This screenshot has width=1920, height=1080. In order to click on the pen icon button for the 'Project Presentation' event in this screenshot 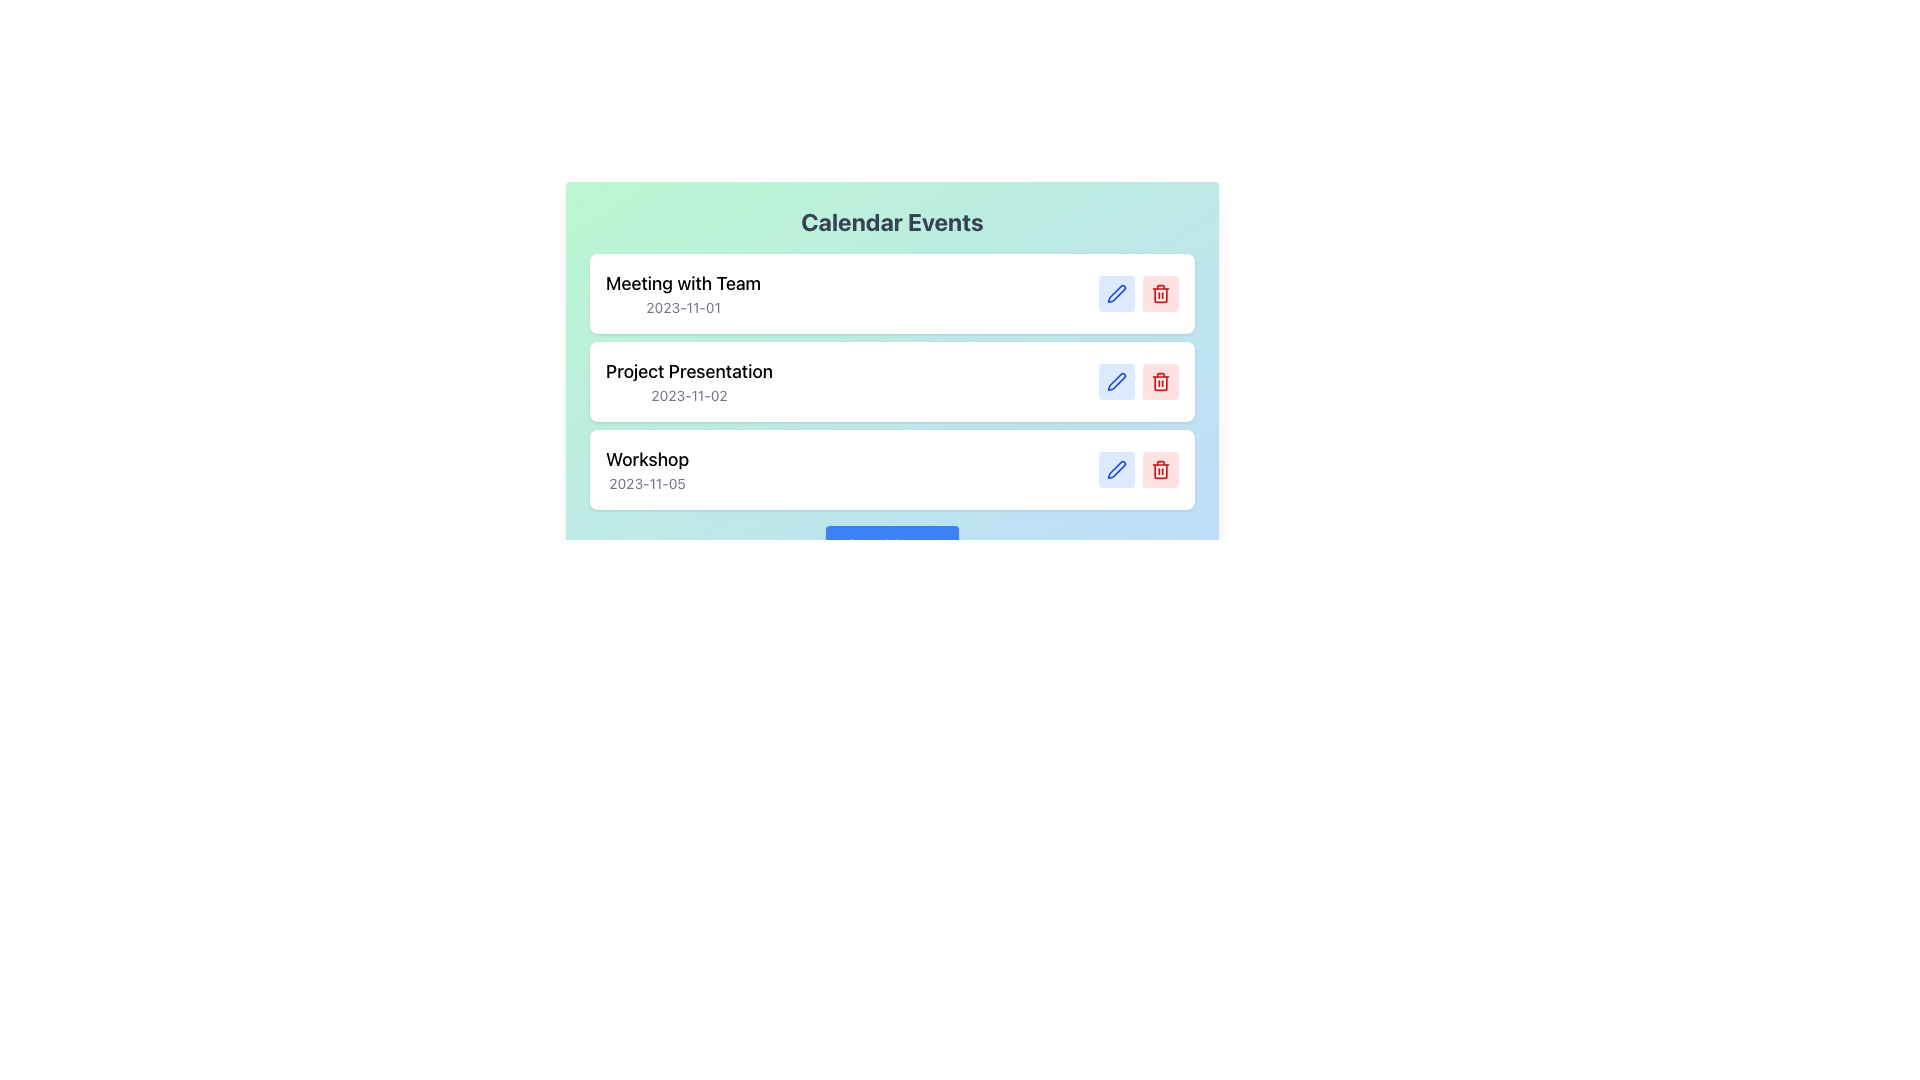, I will do `click(1116, 381)`.